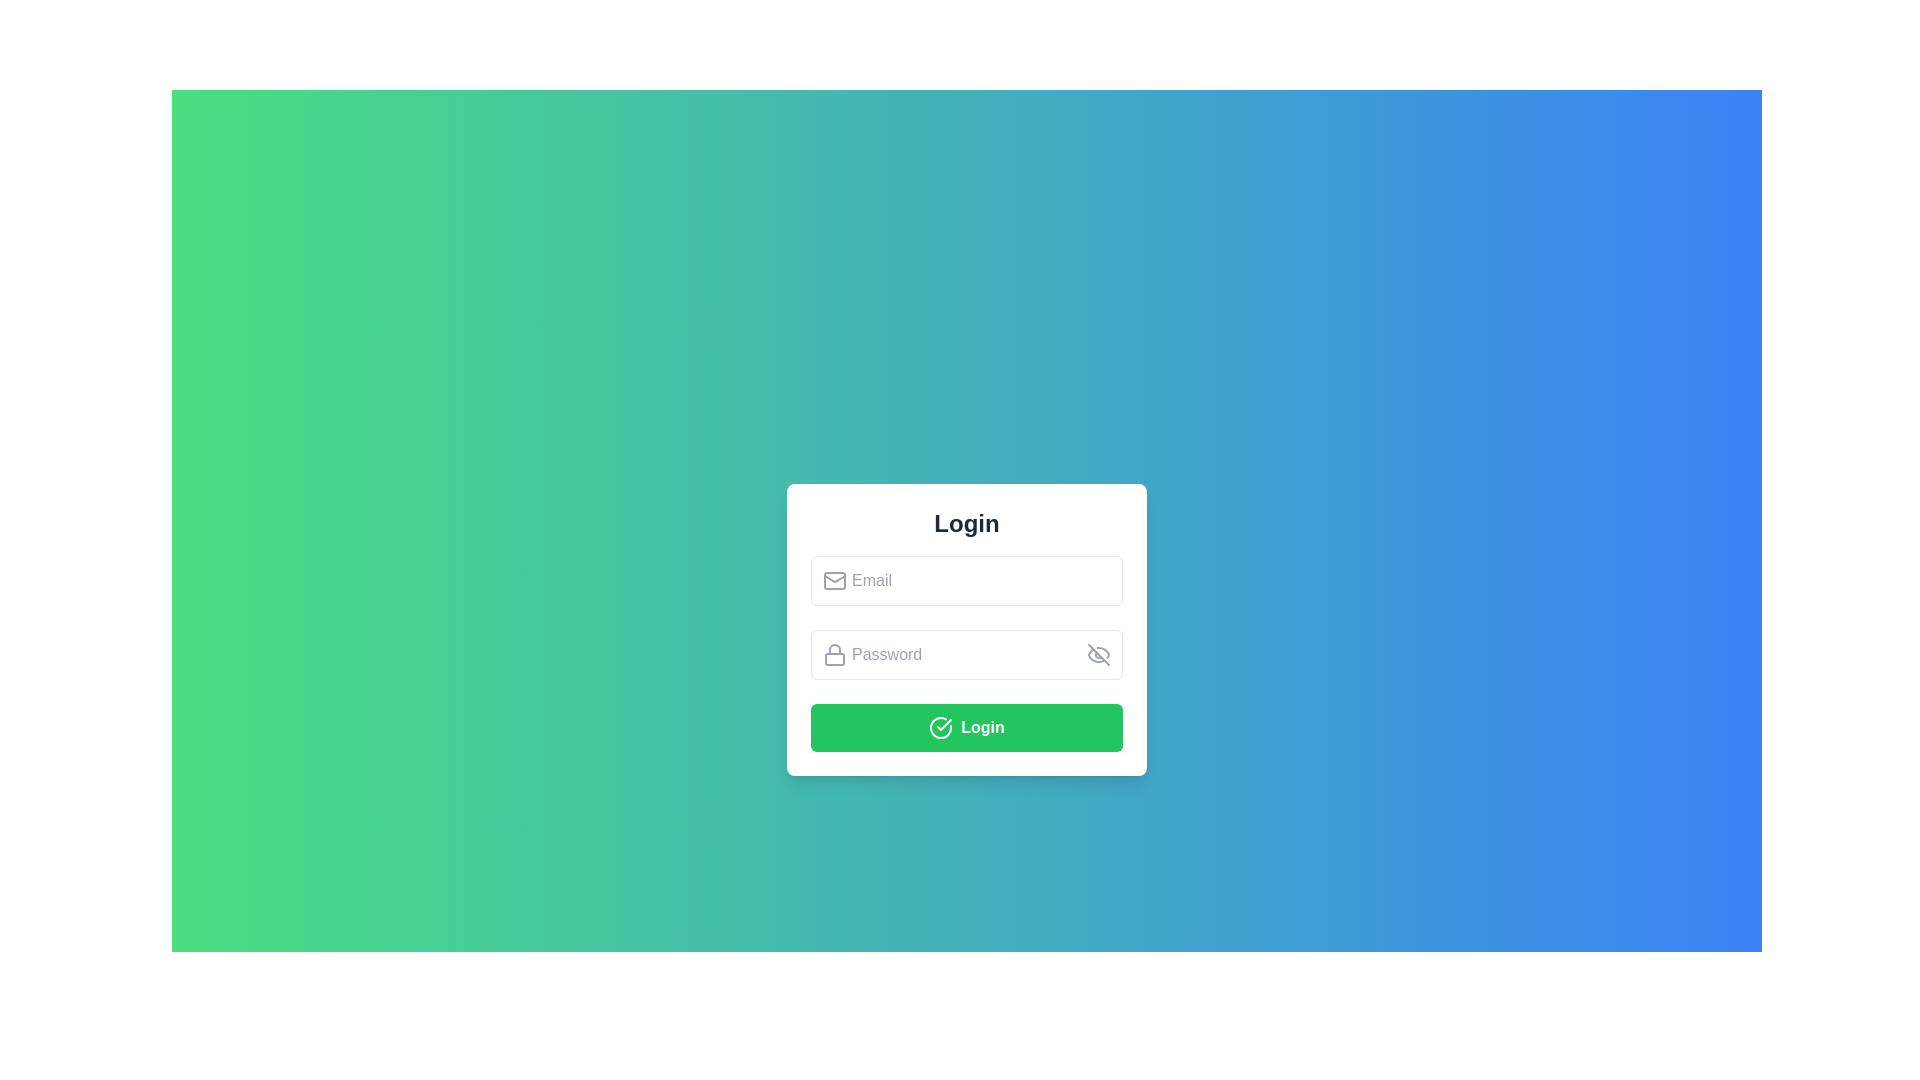  I want to click on the green outlined circular checkmark icon located on the left side of the 'Login' button, which visually enhances its function as confirmation or success, so click(940, 728).